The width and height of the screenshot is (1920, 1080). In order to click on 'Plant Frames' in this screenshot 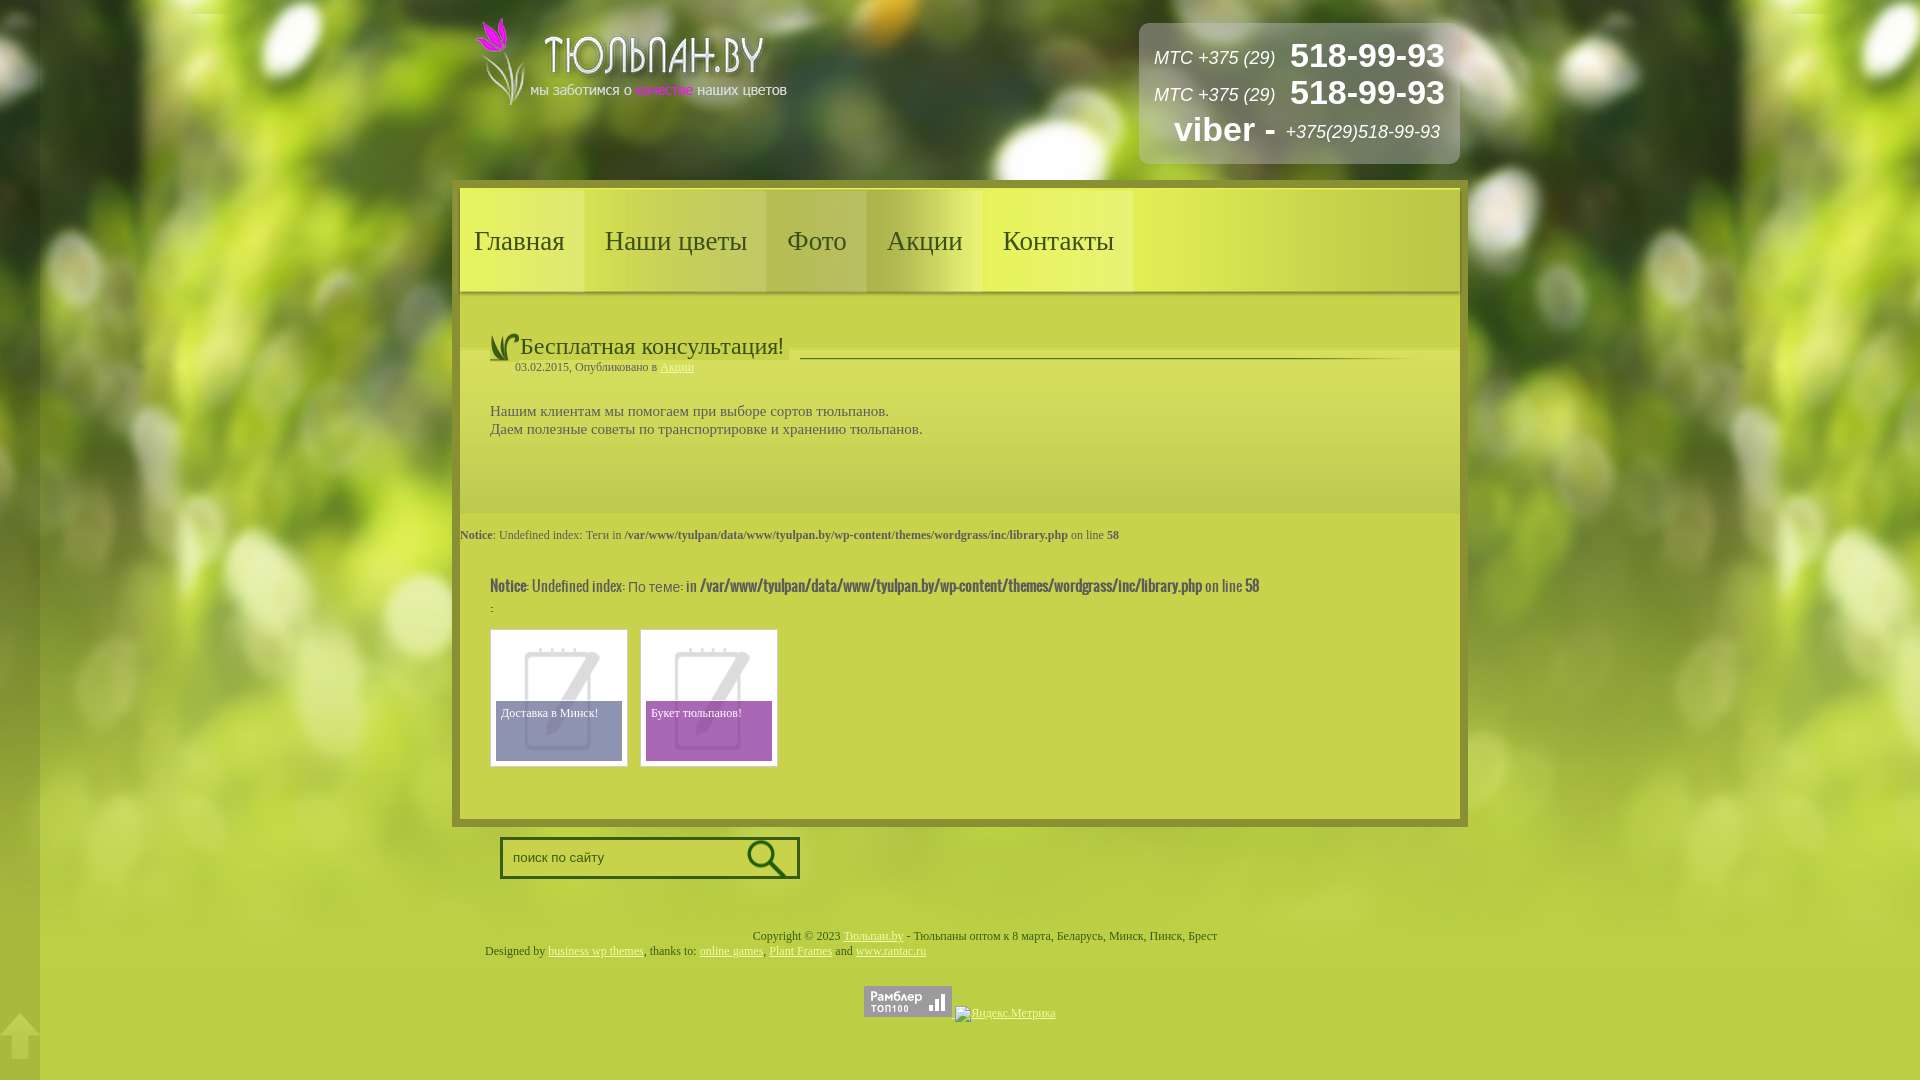, I will do `click(800, 950)`.